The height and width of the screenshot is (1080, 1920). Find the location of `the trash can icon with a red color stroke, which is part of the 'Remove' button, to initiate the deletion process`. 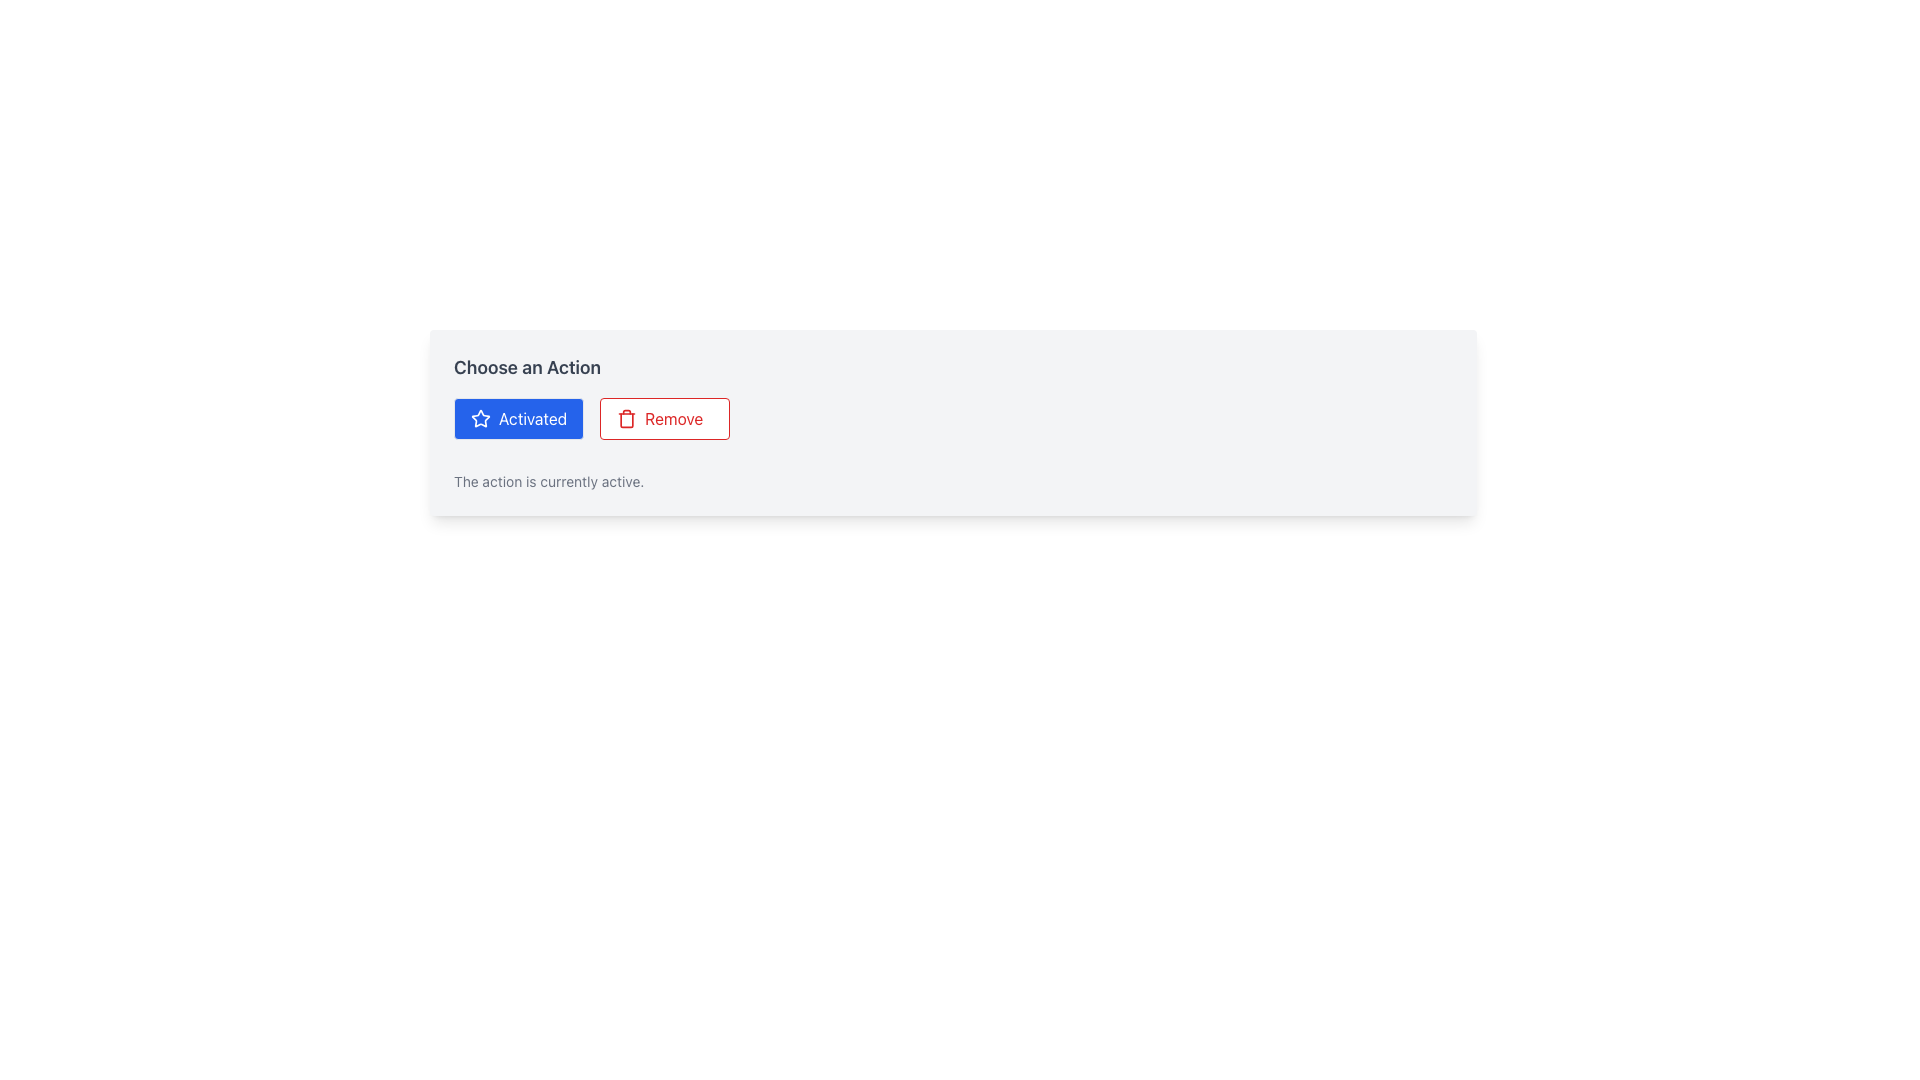

the trash can icon with a red color stroke, which is part of the 'Remove' button, to initiate the deletion process is located at coordinates (626, 418).